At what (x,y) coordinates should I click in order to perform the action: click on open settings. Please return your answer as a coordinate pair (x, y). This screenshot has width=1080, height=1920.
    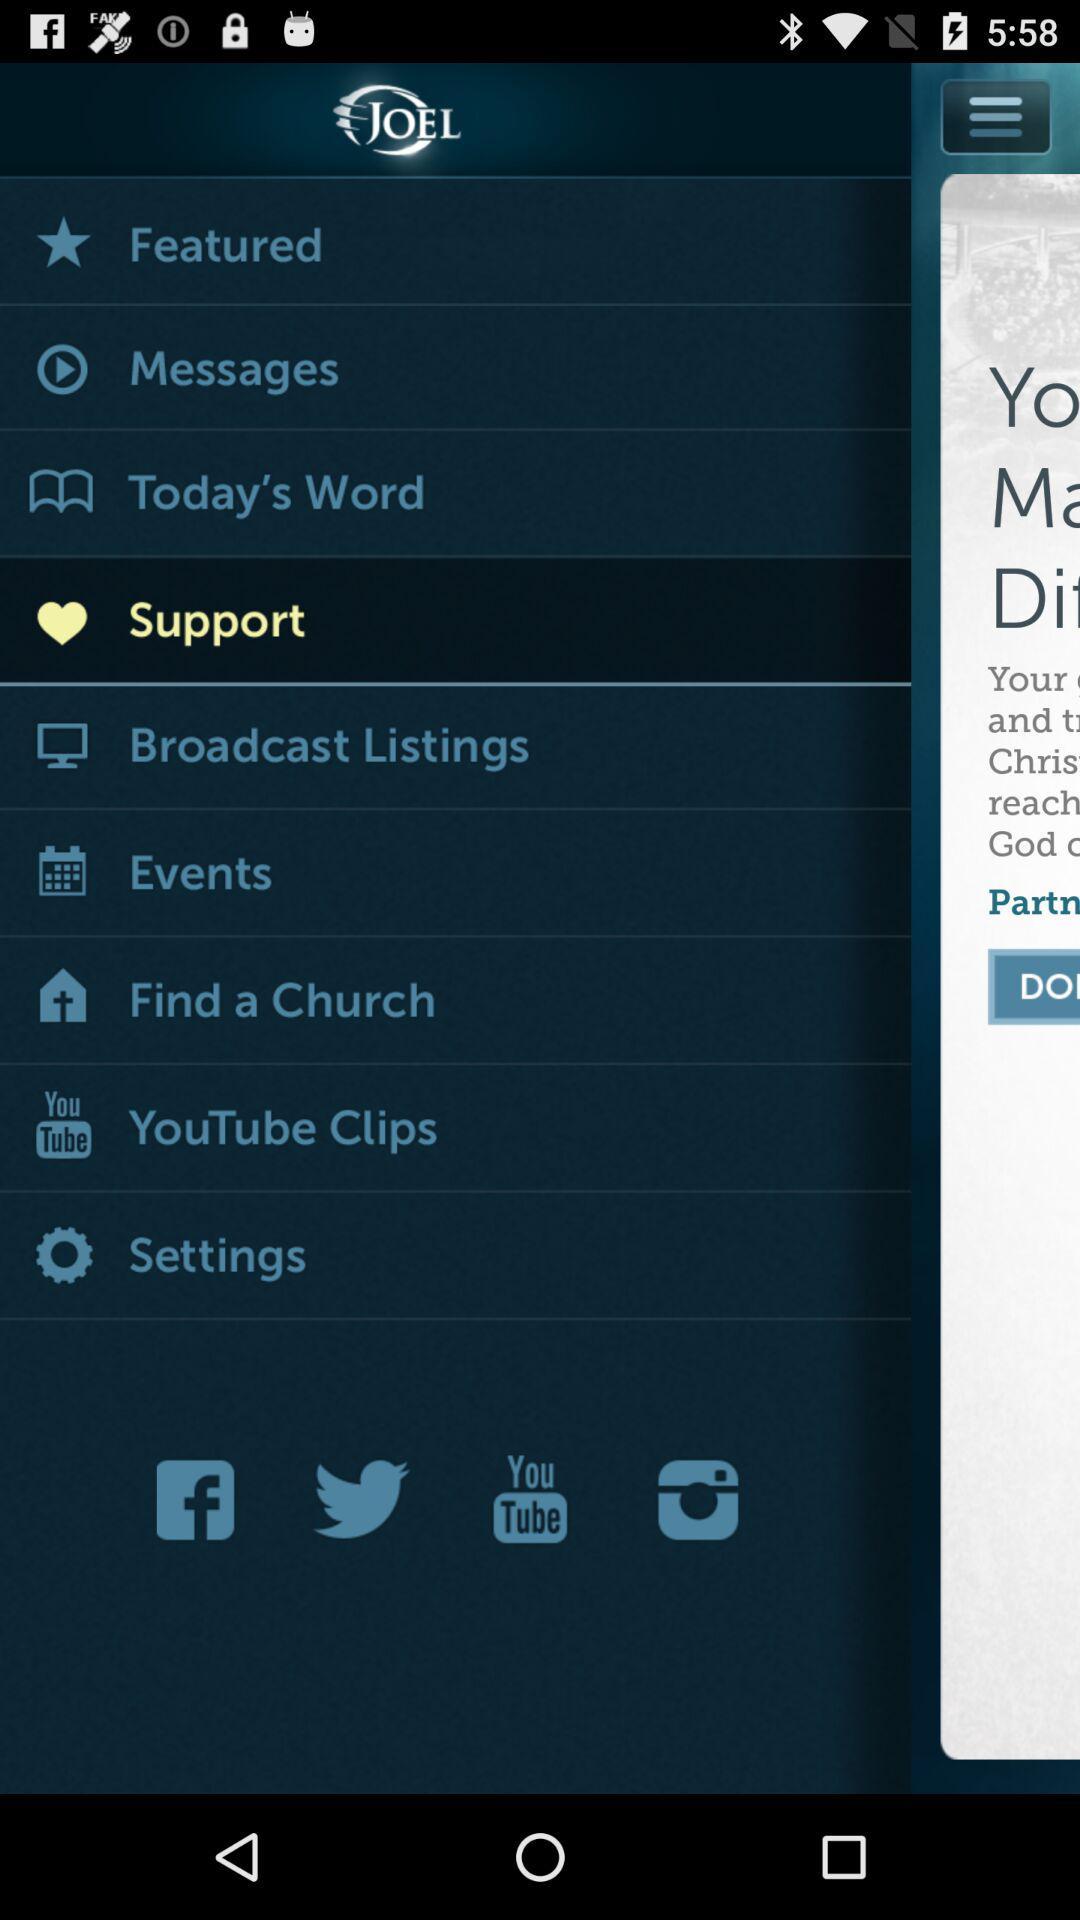
    Looking at the image, I should click on (455, 1256).